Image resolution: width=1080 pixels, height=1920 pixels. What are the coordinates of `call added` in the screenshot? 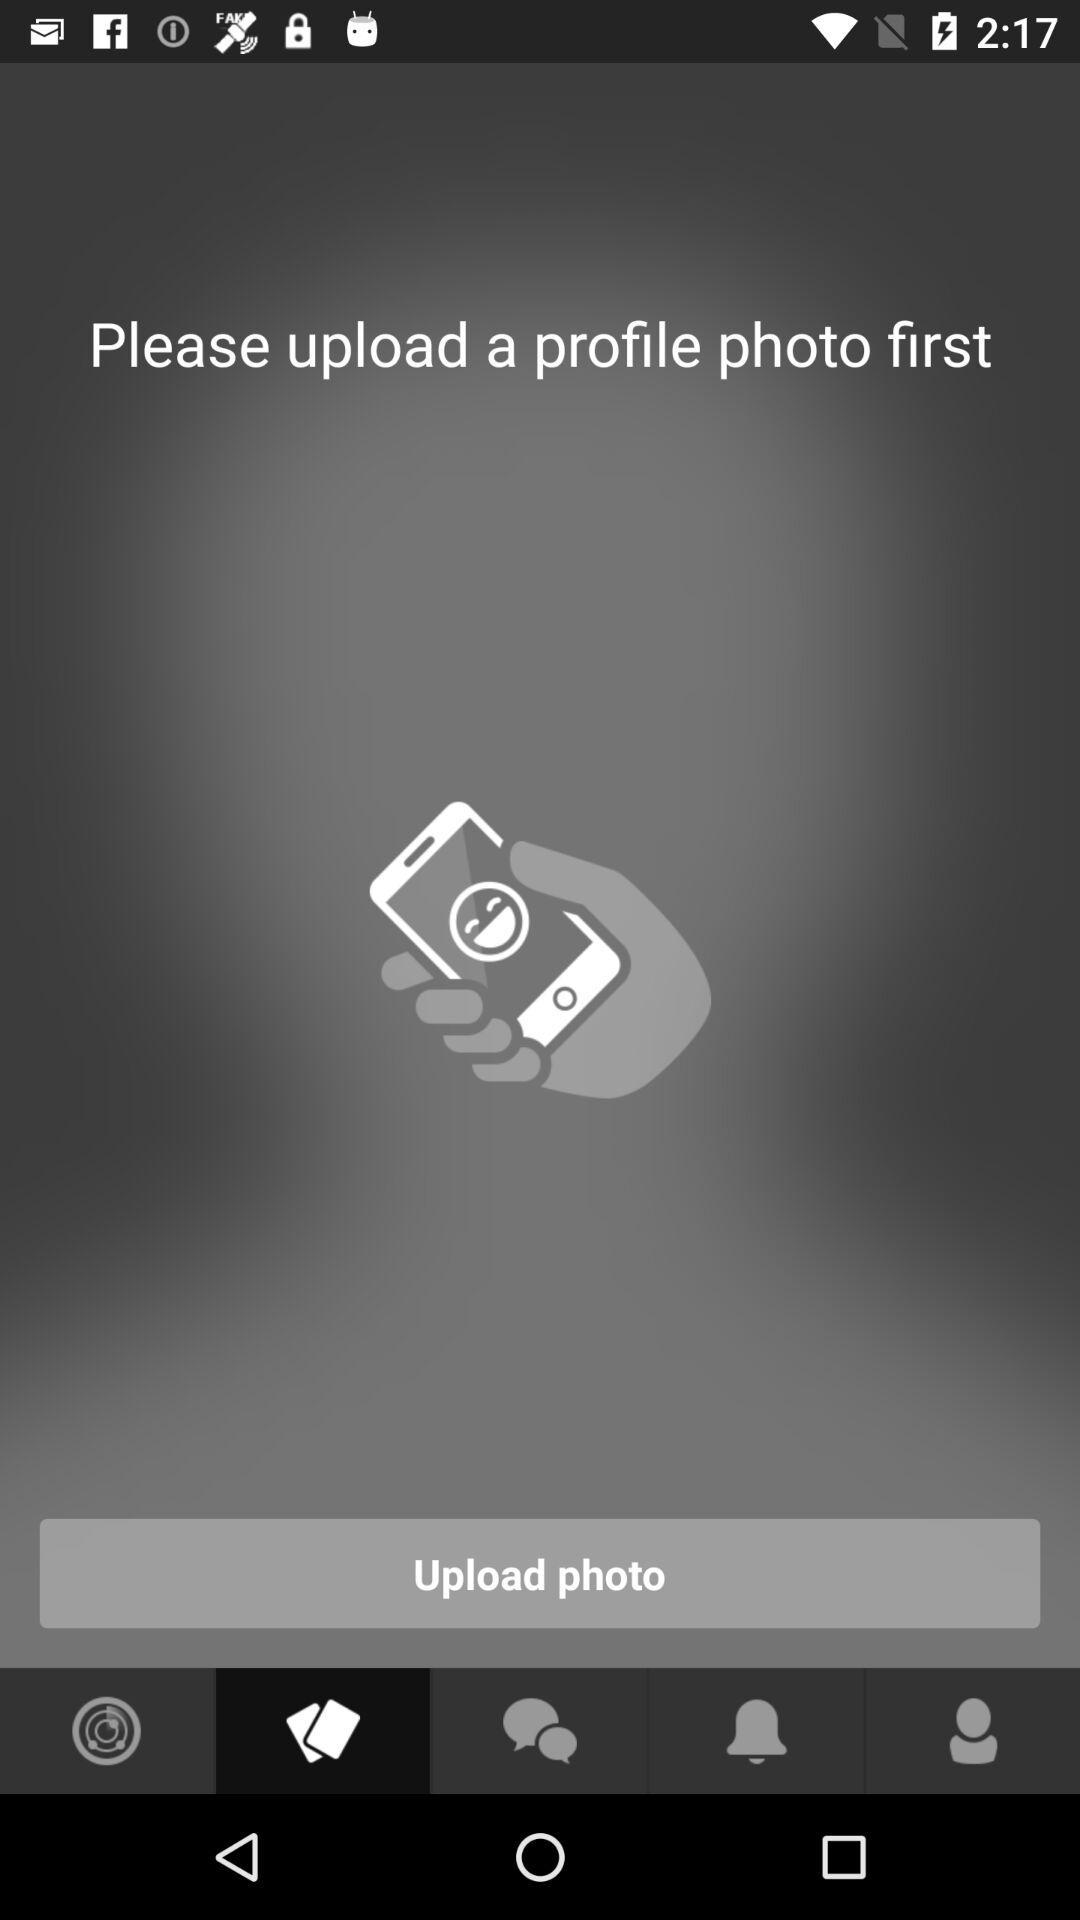 It's located at (972, 1730).